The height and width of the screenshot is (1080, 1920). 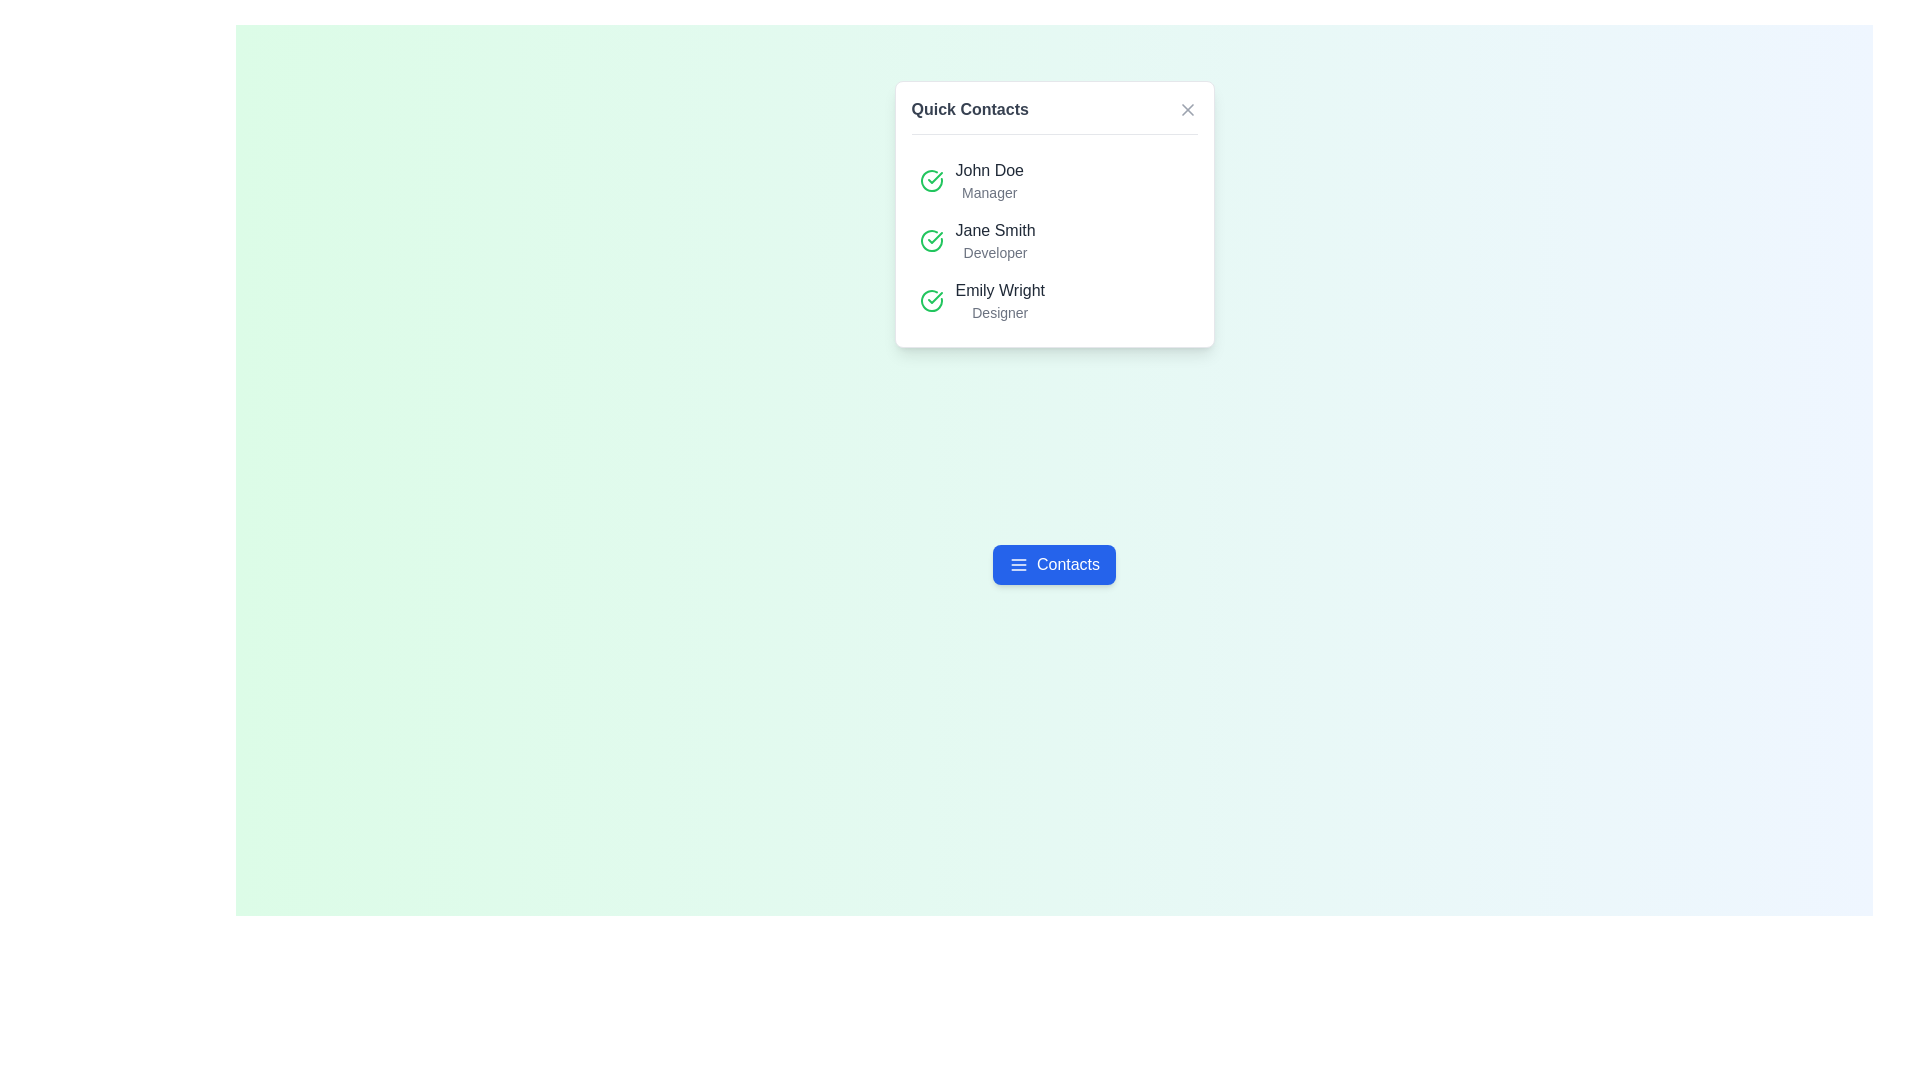 What do you see at coordinates (1187, 110) in the screenshot?
I see `the close button located at the top right corner of the 'Quick Contacts' dialog box` at bounding box center [1187, 110].